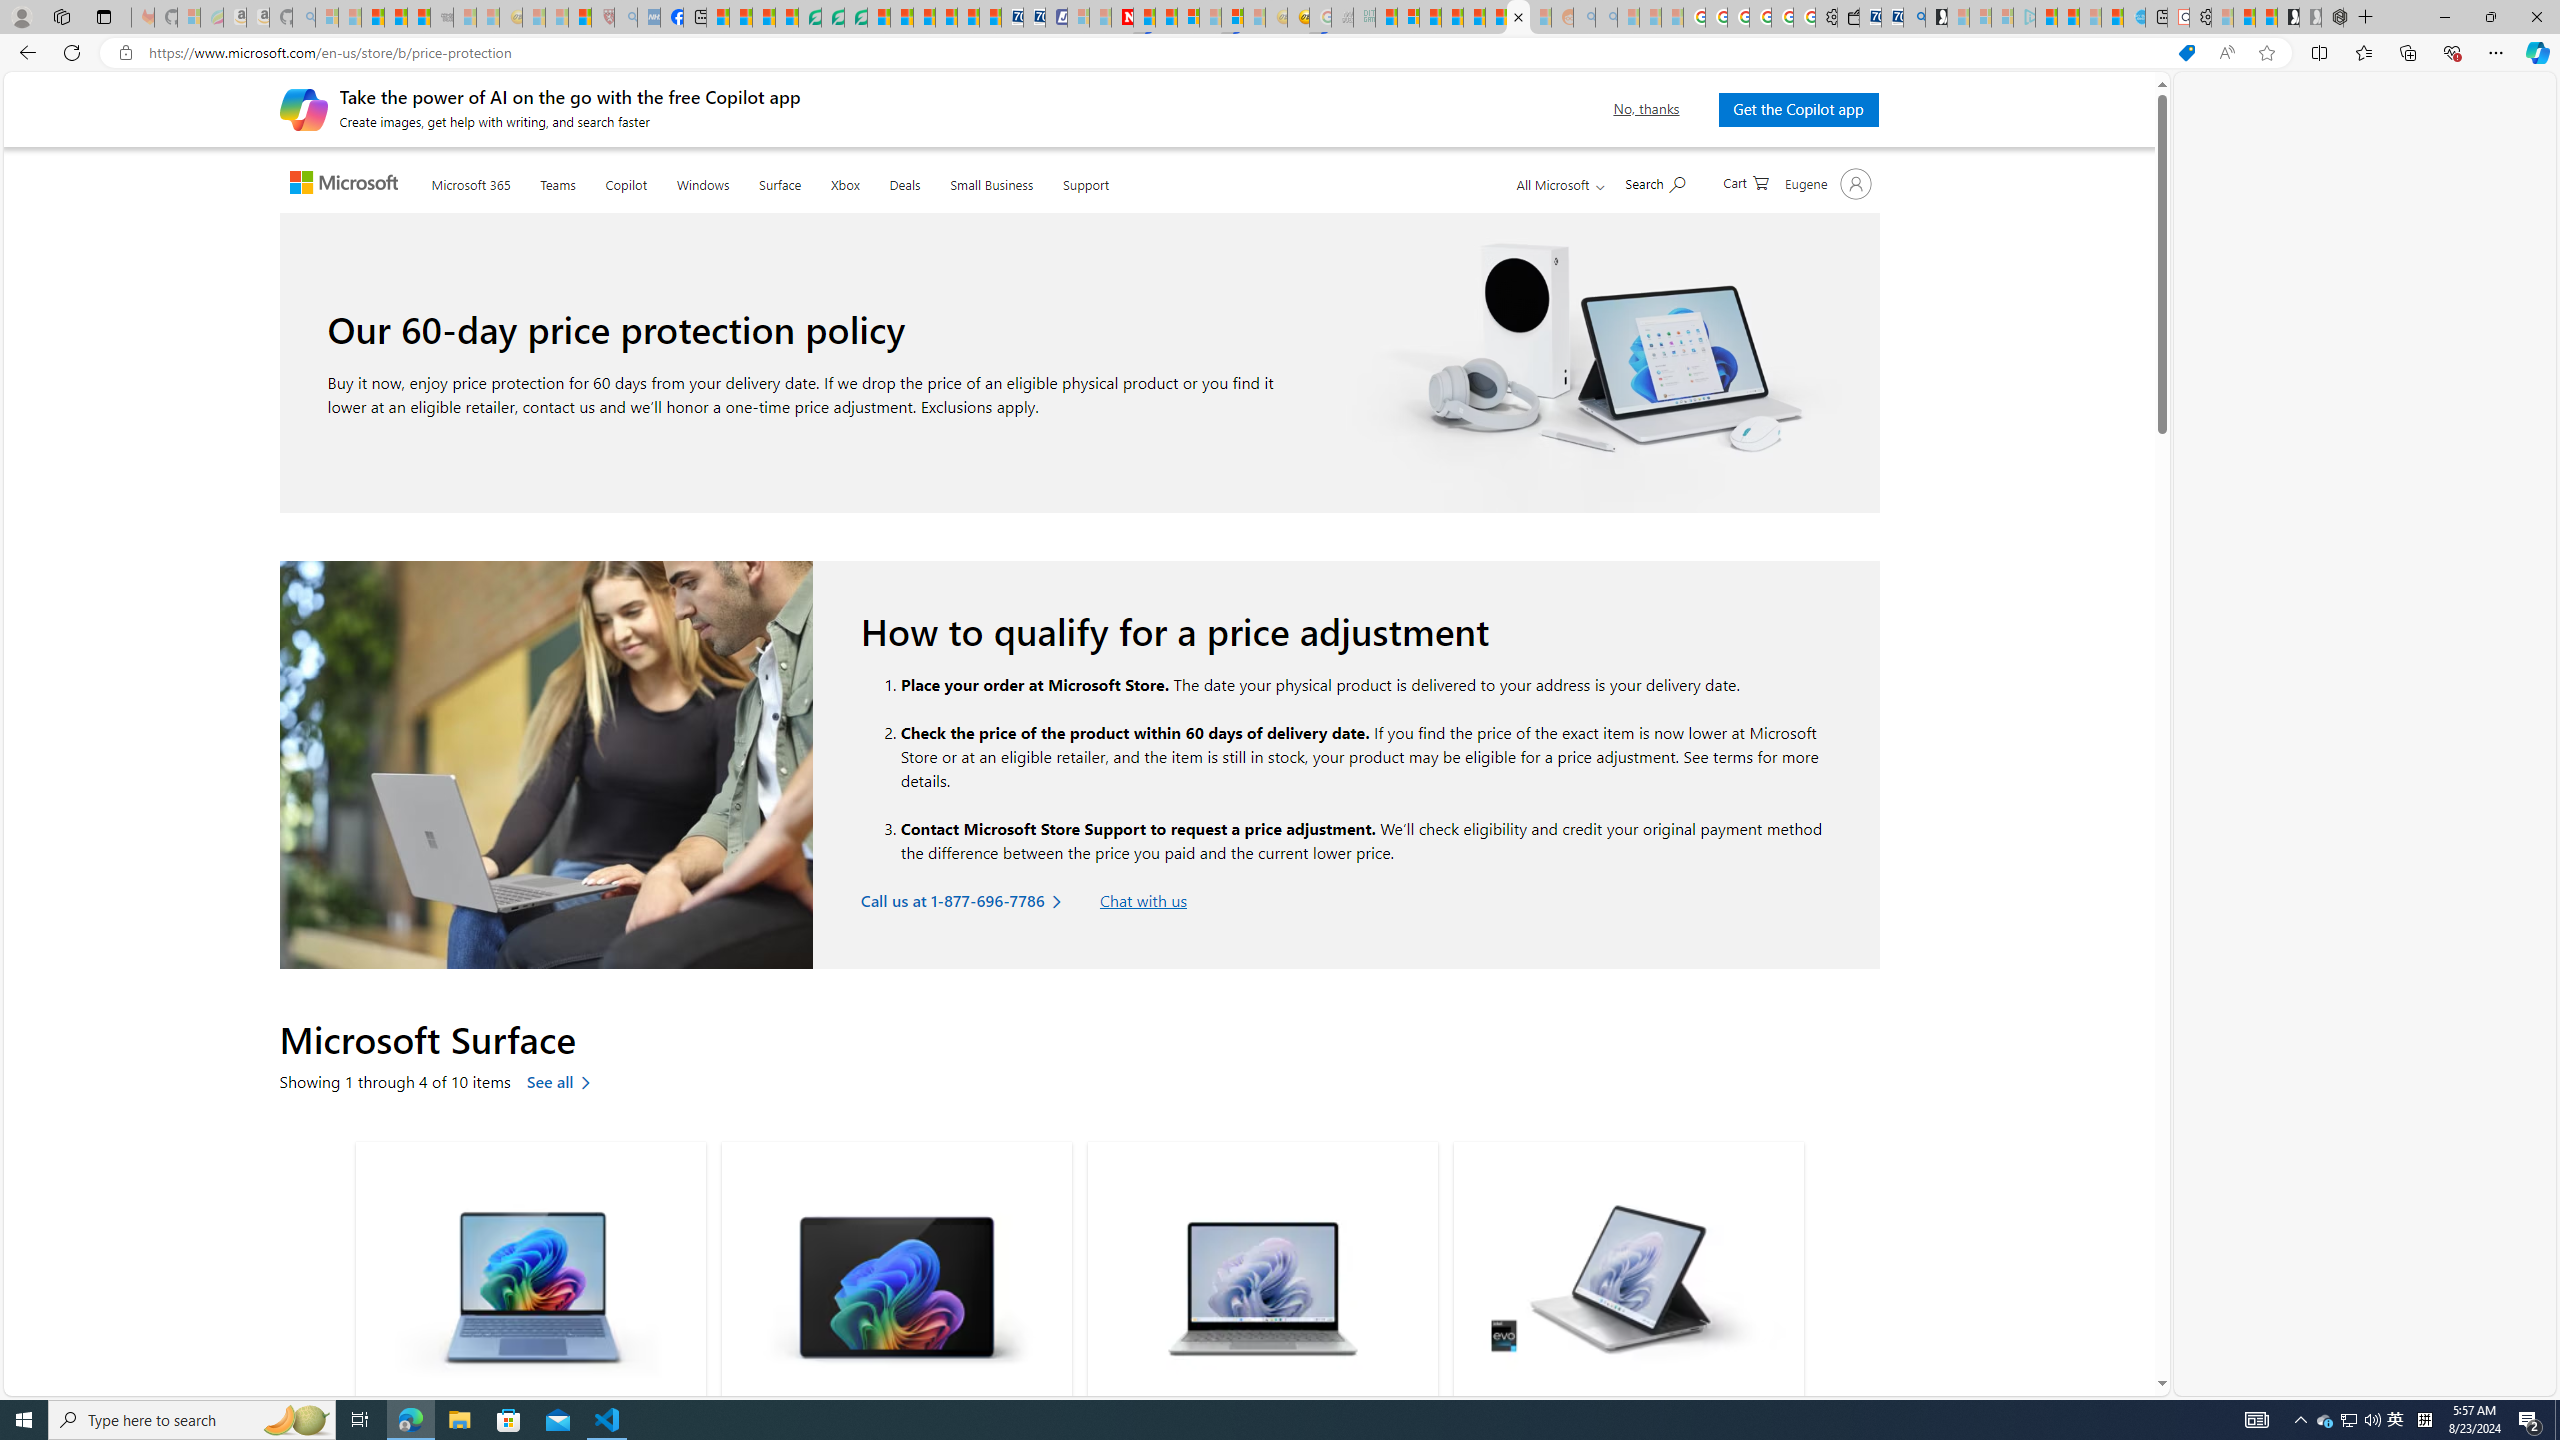  Describe the element at coordinates (1363, 16) in the screenshot. I see `'DITOGAMES AG Imprint - Sleeping'` at that location.